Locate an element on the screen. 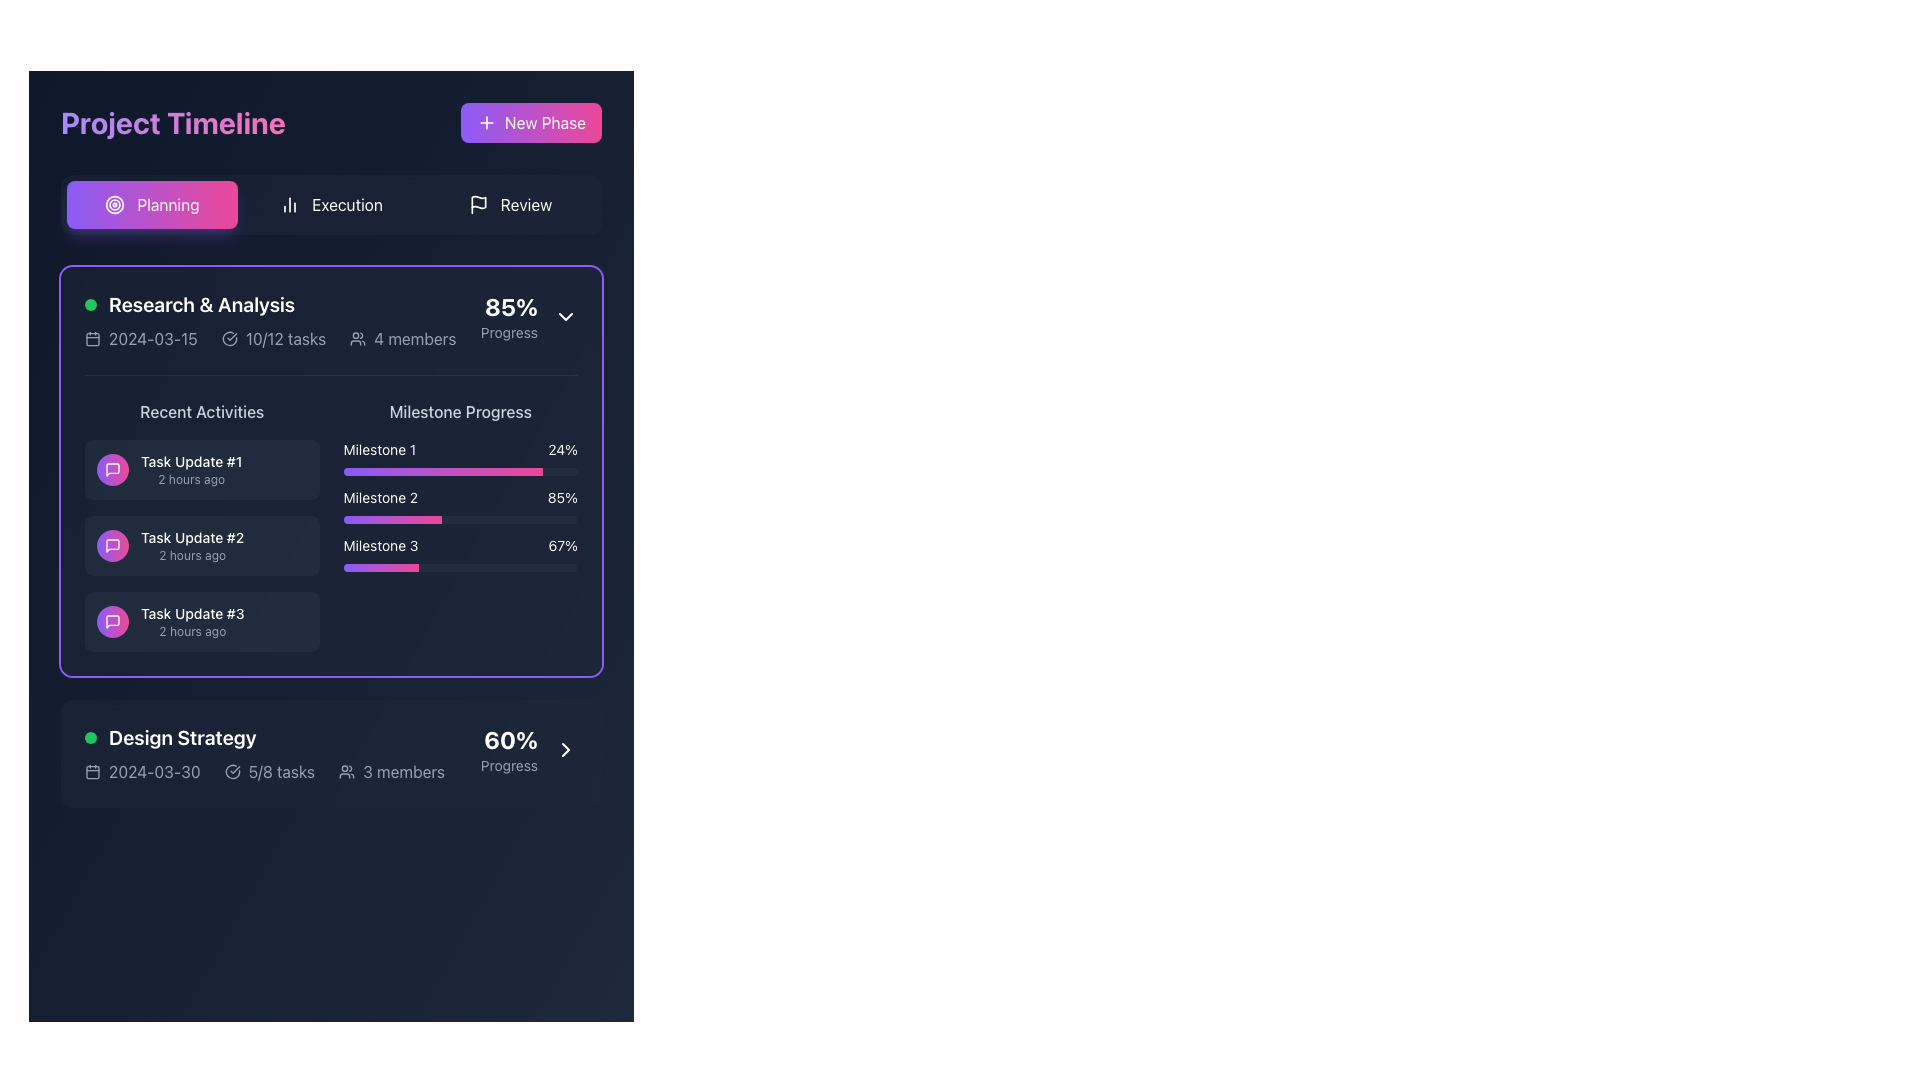 This screenshot has height=1080, width=1920. the Text Label displaying the progress percentage of 'Milestone 2' is located at coordinates (561, 496).